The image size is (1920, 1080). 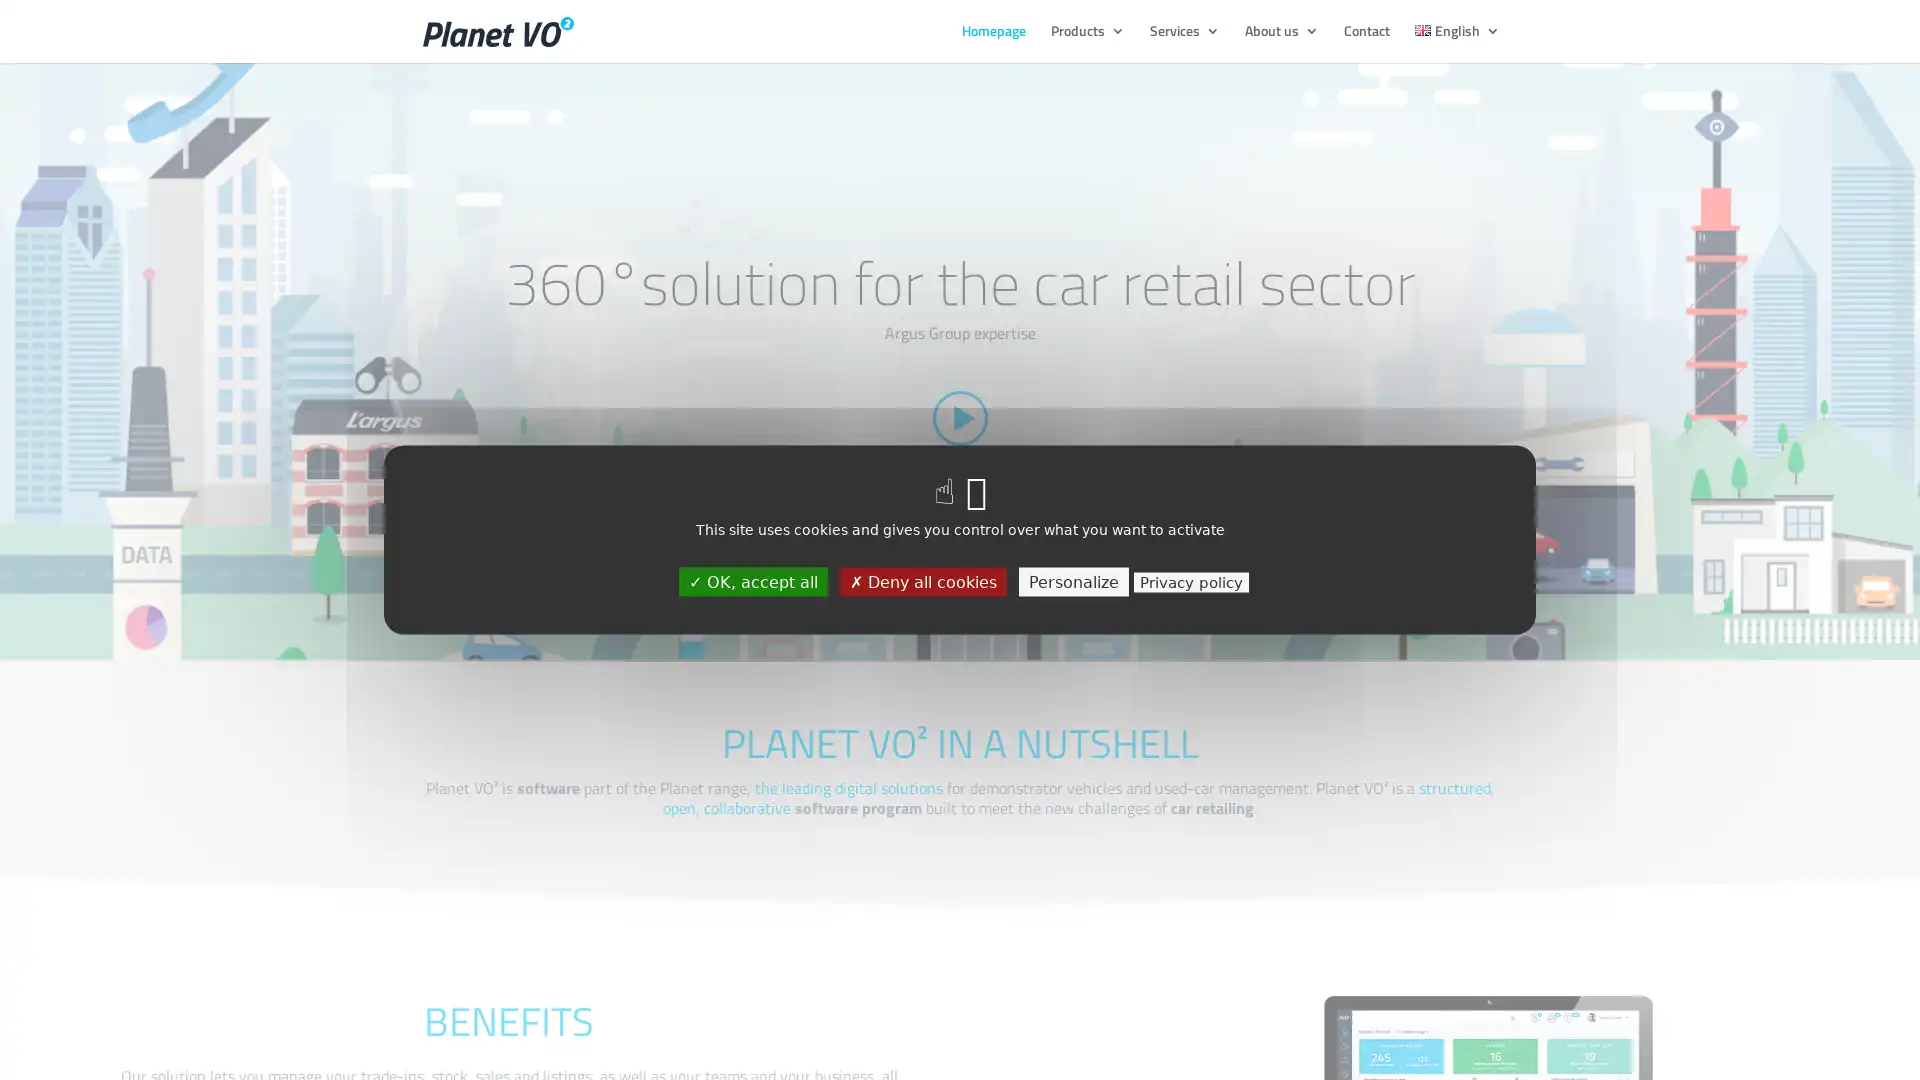 I want to click on Personalize (modal window), so click(x=1072, y=581).